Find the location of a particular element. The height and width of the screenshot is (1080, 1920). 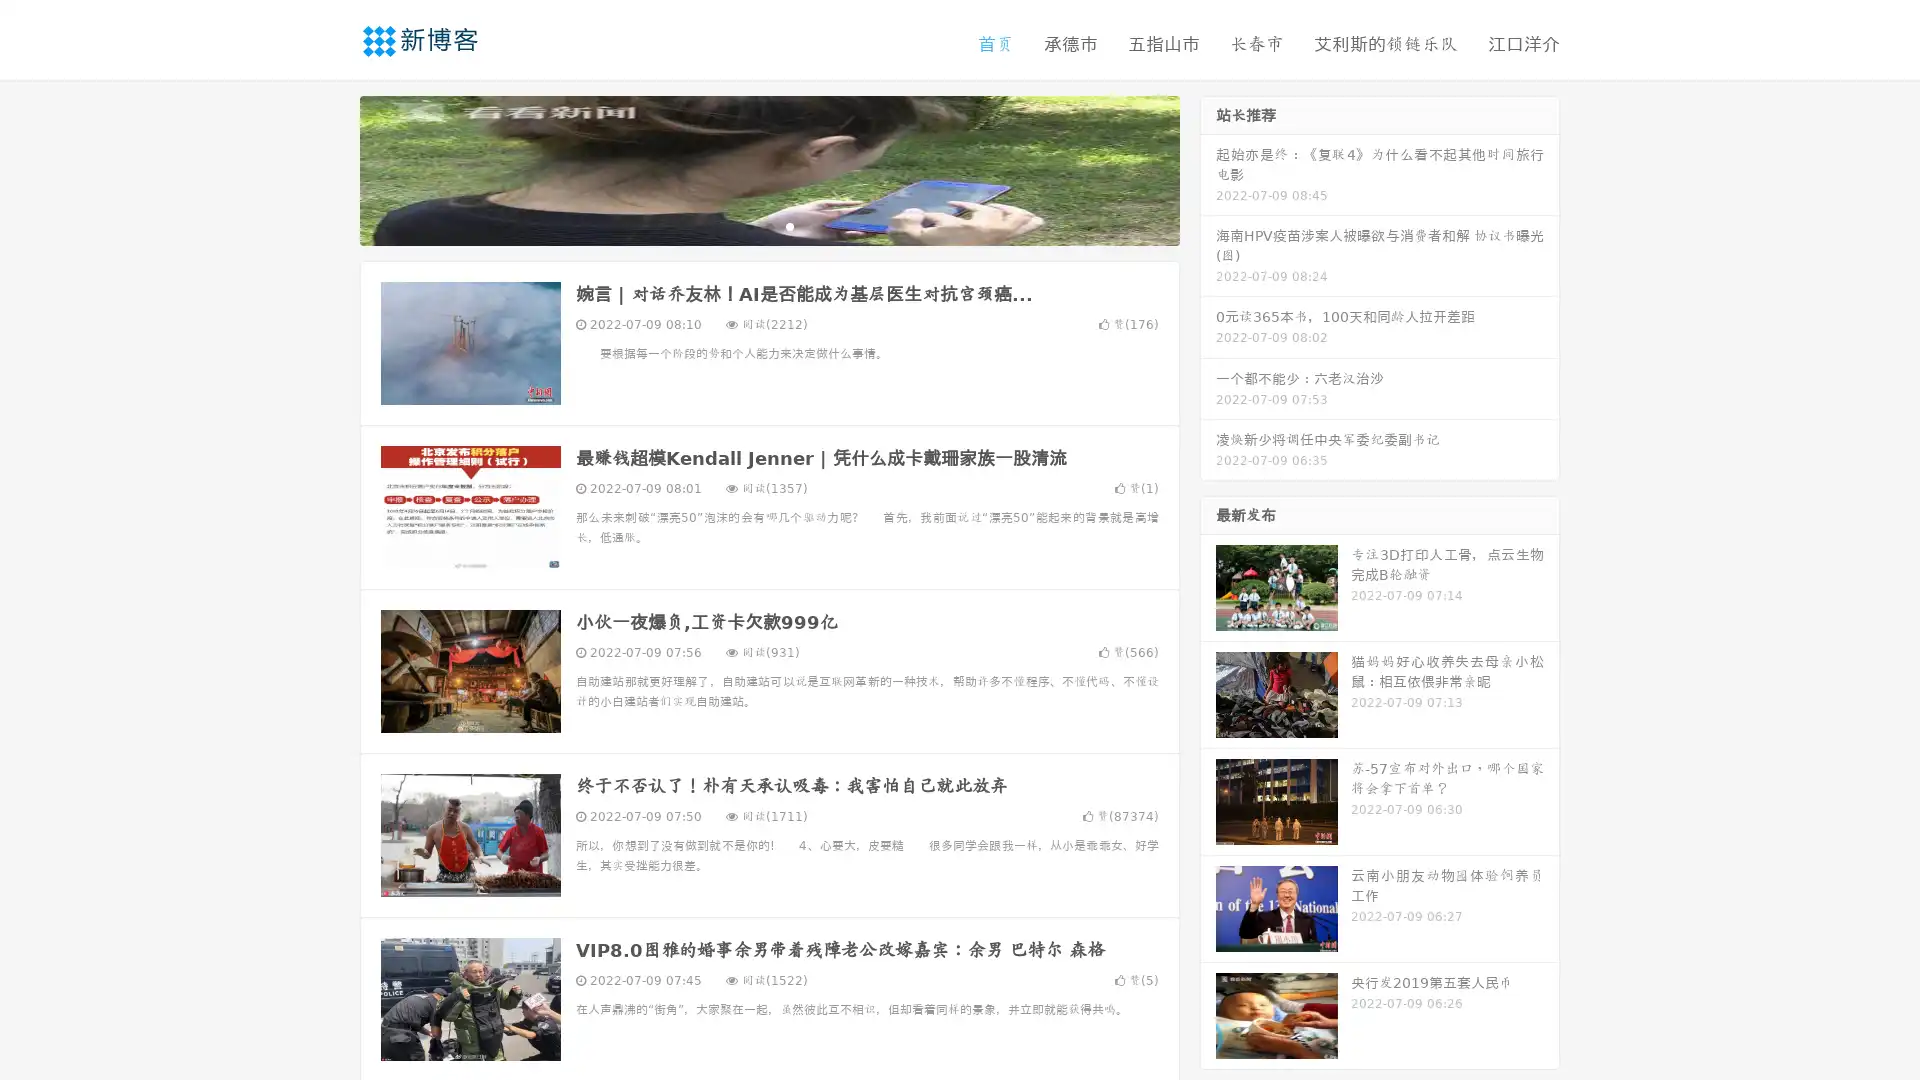

Go to slide 3 is located at coordinates (789, 225).